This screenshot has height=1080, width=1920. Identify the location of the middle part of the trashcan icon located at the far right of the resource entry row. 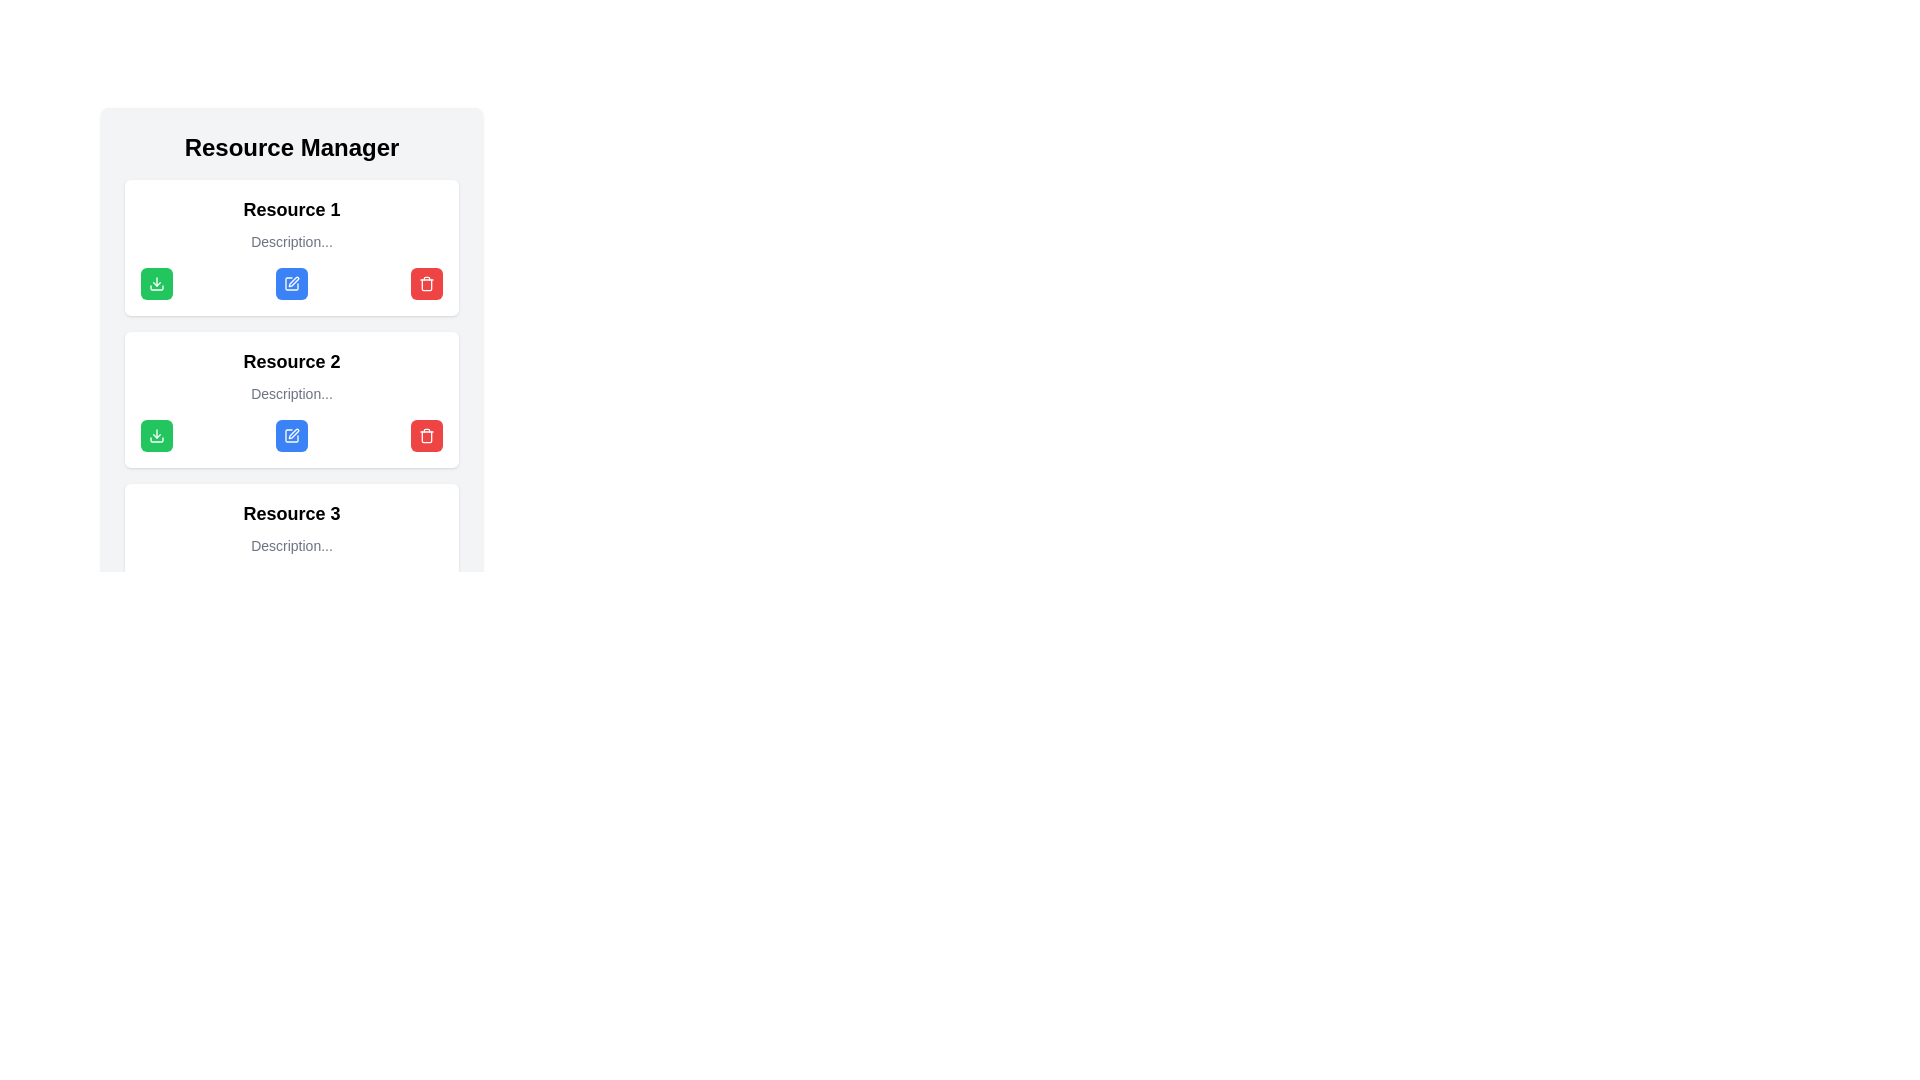
(426, 285).